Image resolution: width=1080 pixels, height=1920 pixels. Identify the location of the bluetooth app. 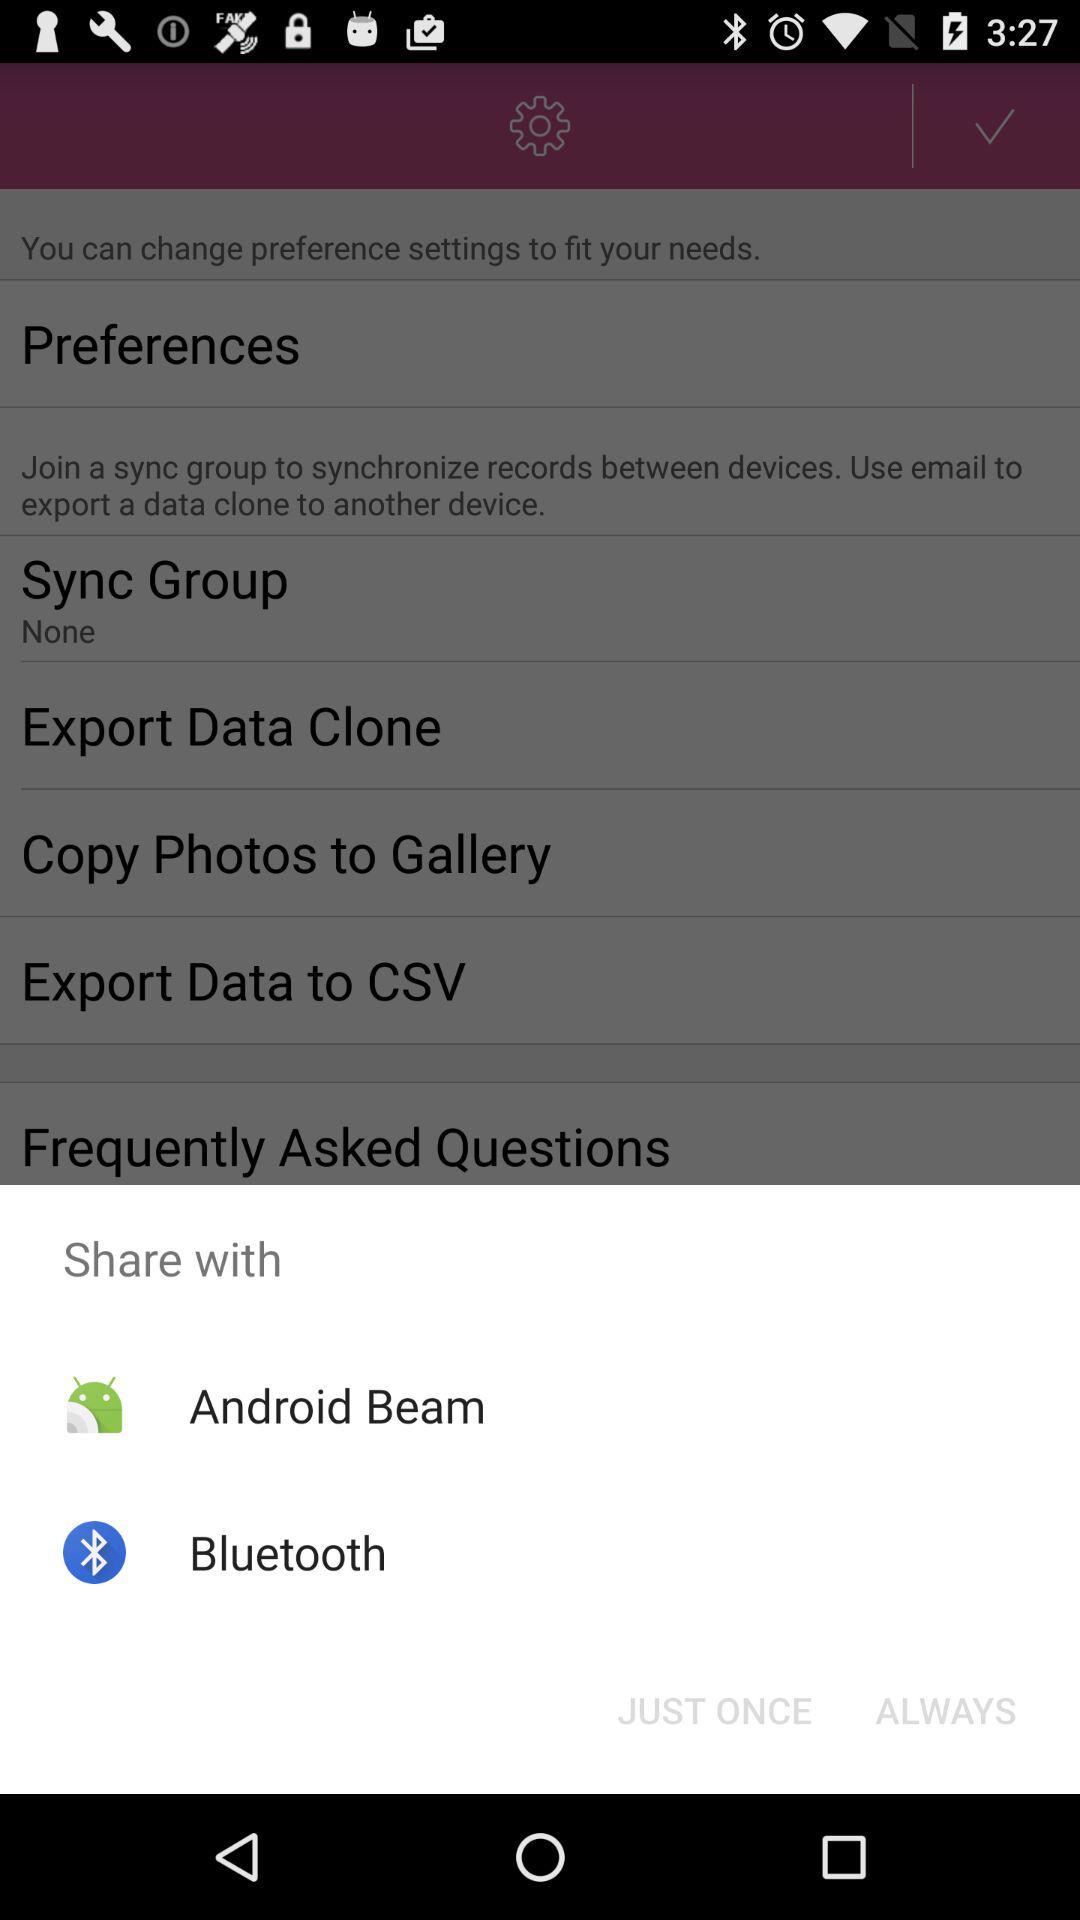
(288, 1551).